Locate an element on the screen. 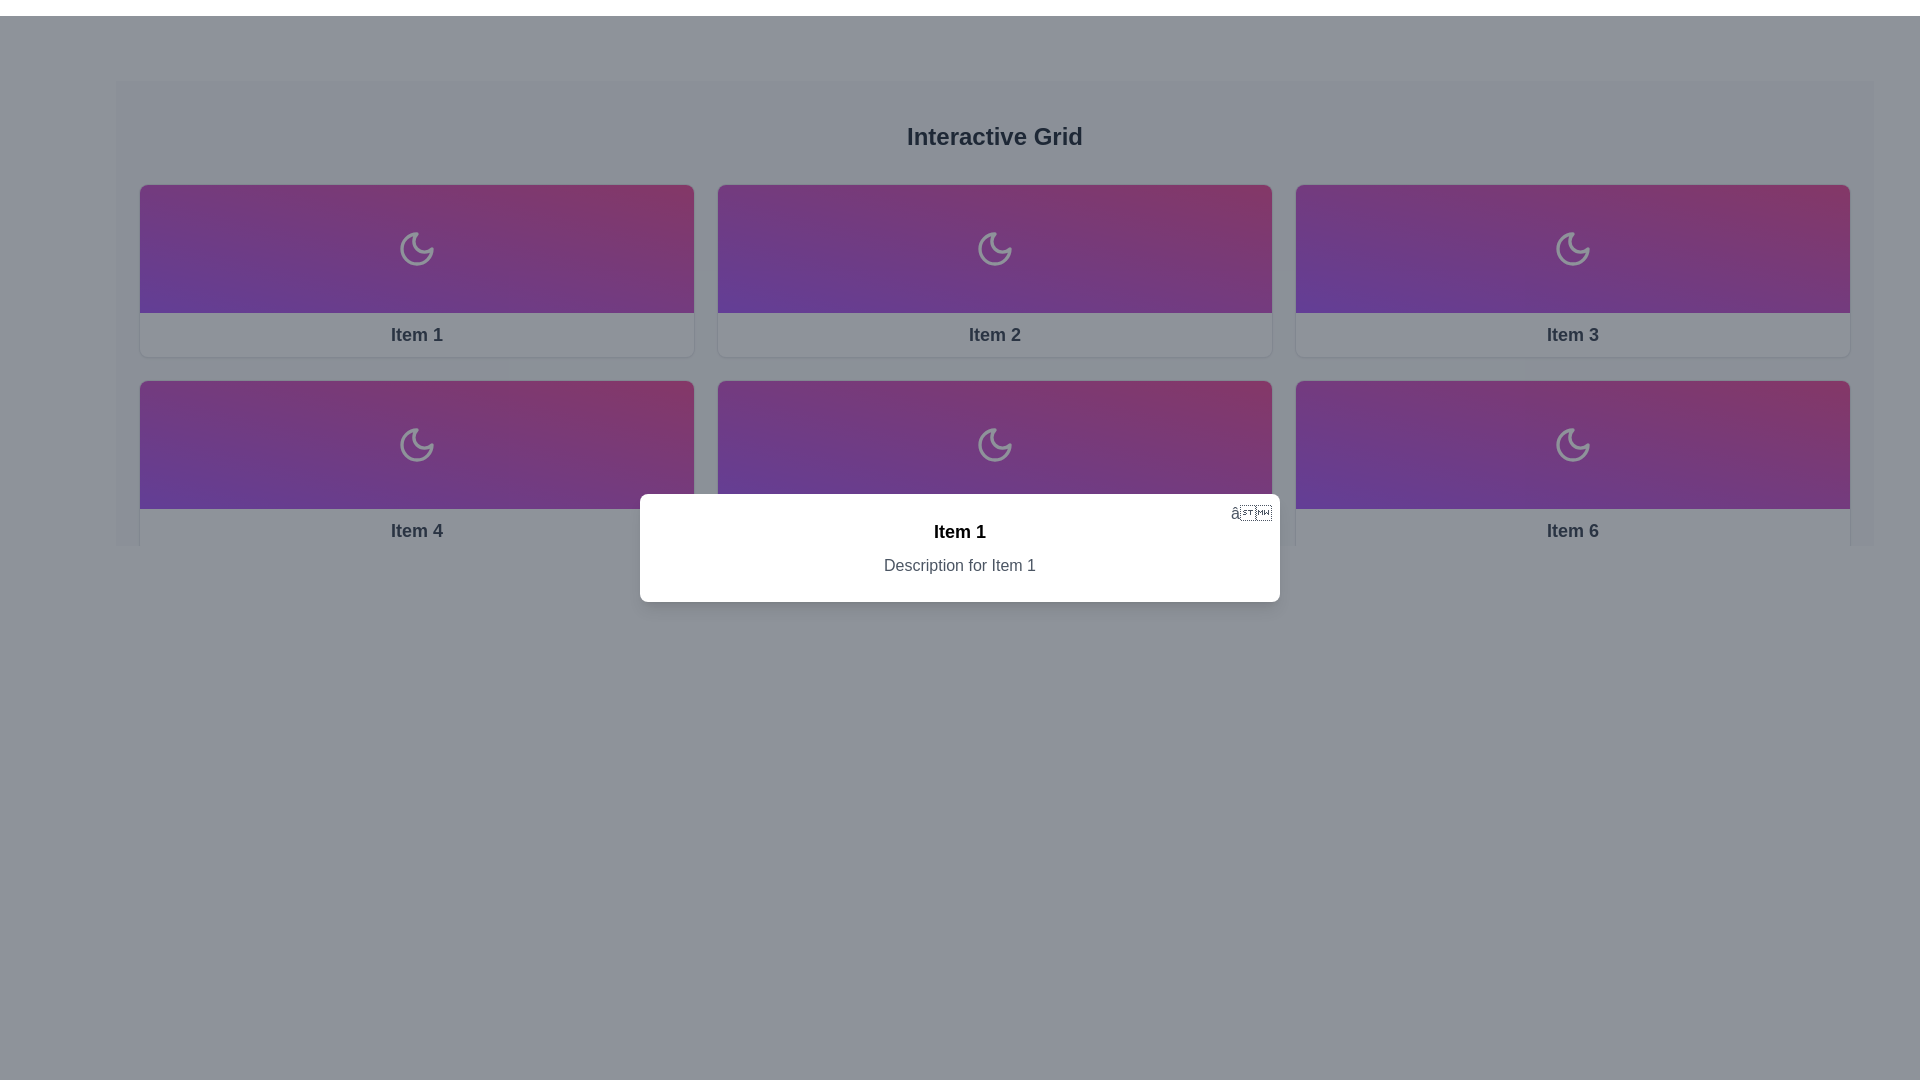 This screenshot has height=1080, width=1920. the moon icon with a crescent shape, which is styled with a thin stroke and placed on a purple gradient background in the bottom right box of a grid layout is located at coordinates (994, 443).